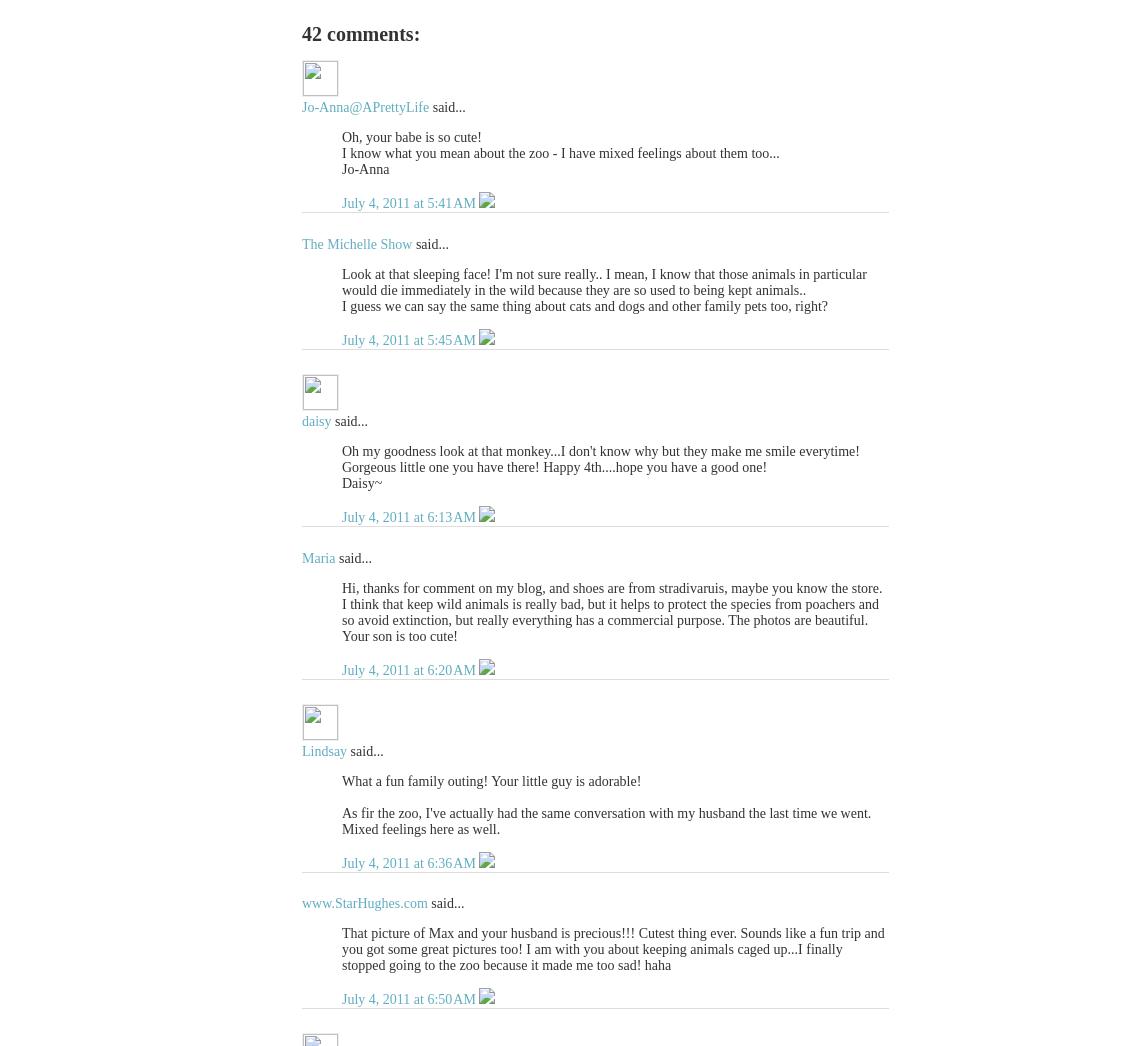  Describe the element at coordinates (410, 999) in the screenshot. I see `'July 4, 2011 at 6:50 AM'` at that location.